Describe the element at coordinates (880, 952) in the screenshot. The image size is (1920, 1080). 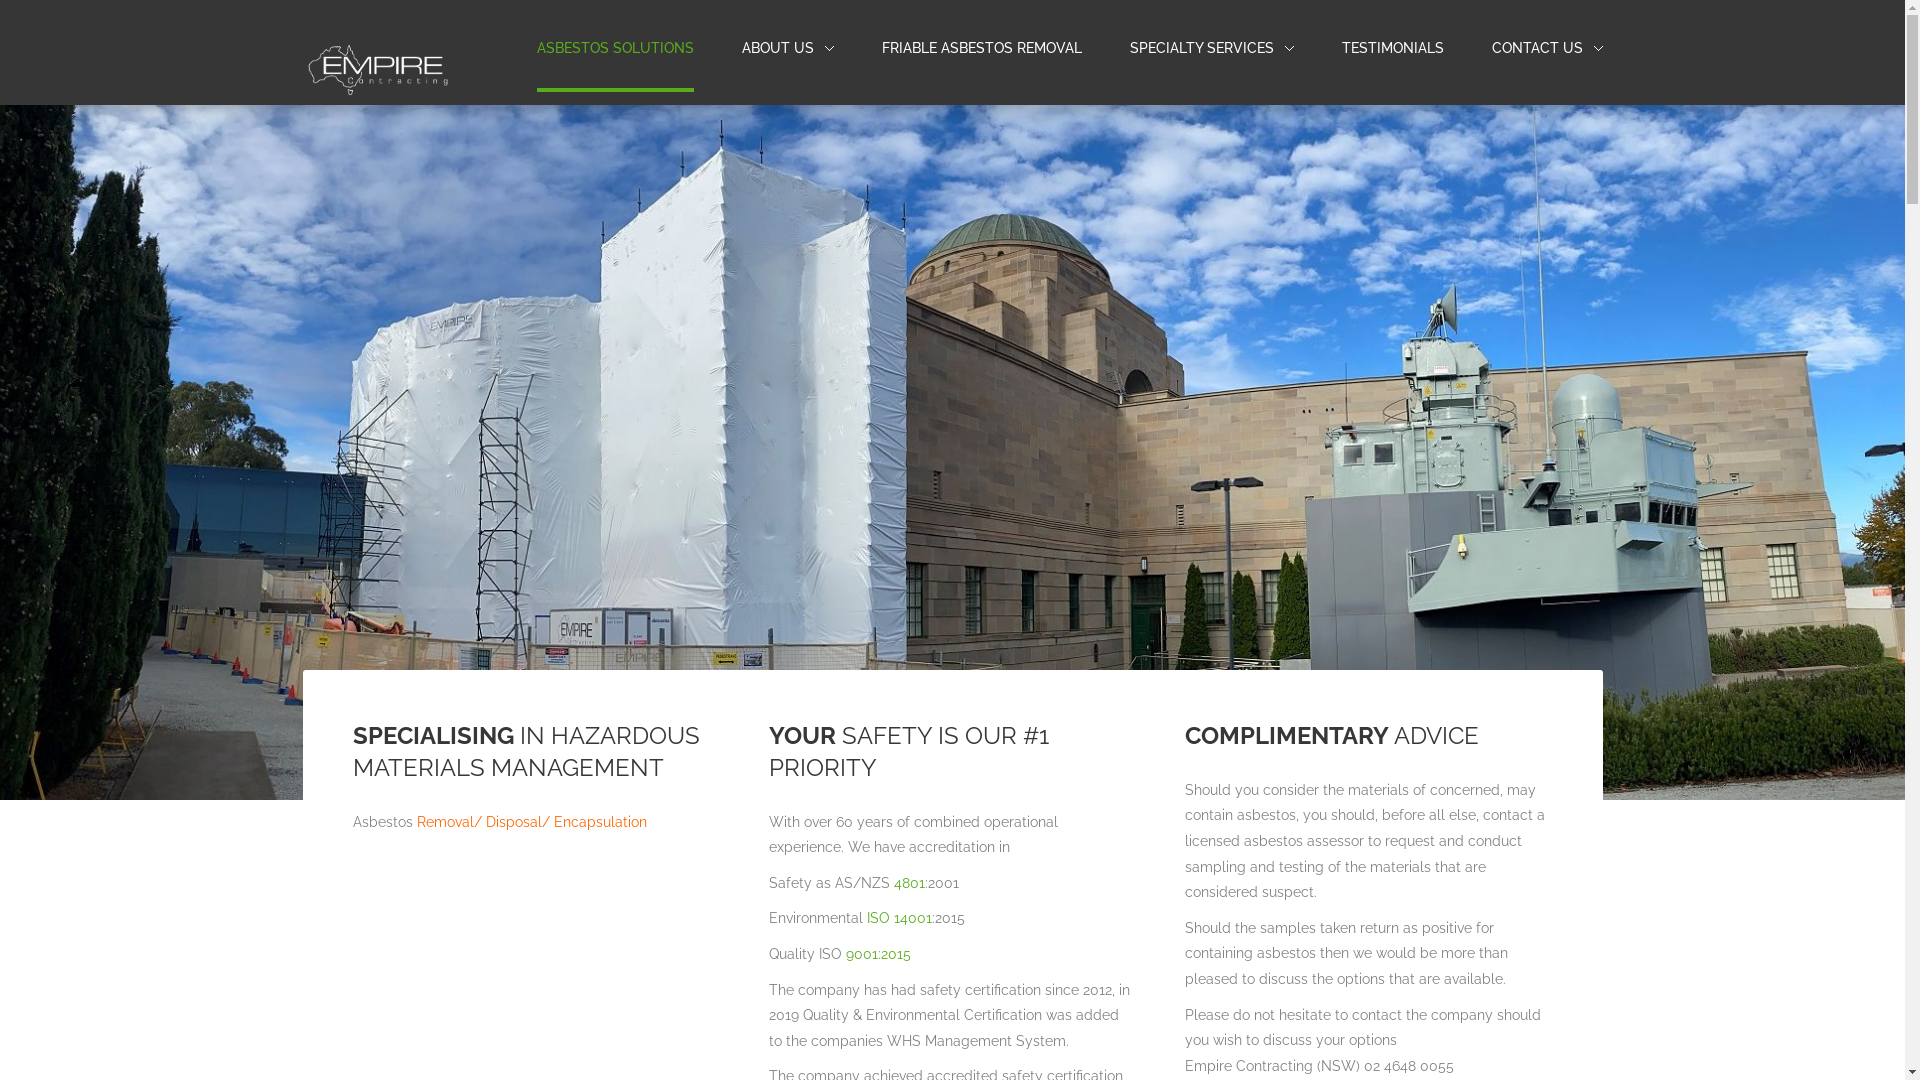
I see `'9001:2015 '` at that location.